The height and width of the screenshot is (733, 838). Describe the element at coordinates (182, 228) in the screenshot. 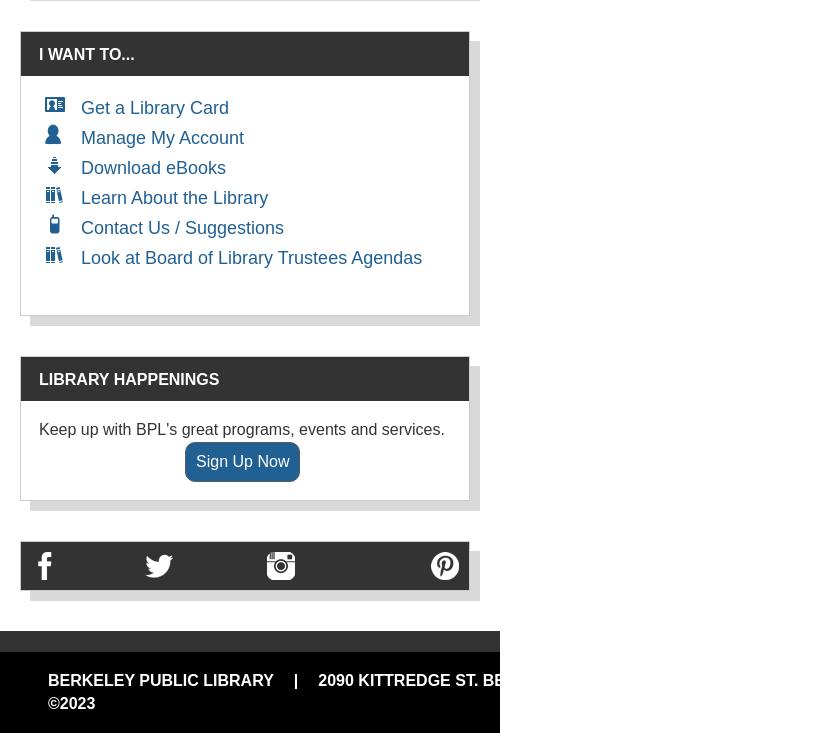

I see `'Contact Us / Suggestions'` at that location.